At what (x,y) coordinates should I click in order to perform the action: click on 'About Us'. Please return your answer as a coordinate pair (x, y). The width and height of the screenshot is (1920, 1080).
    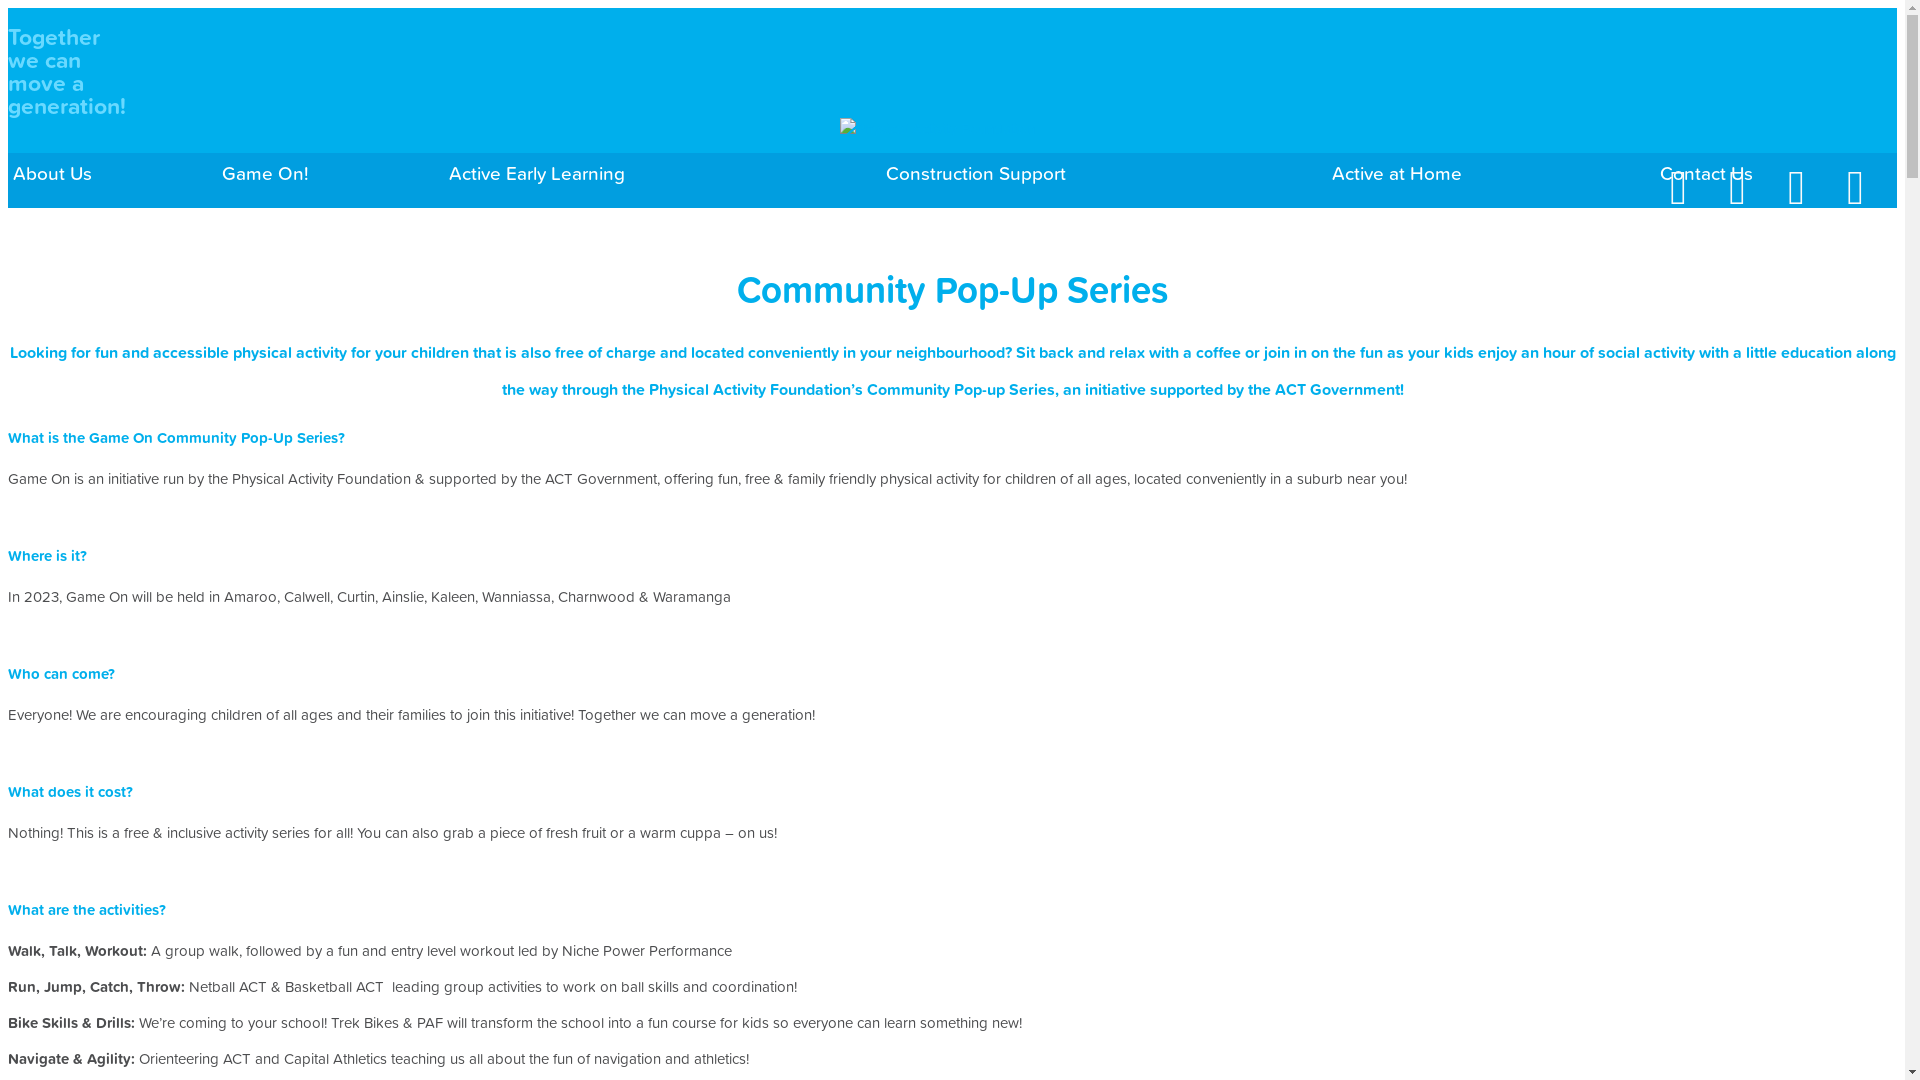
    Looking at the image, I should click on (8, 172).